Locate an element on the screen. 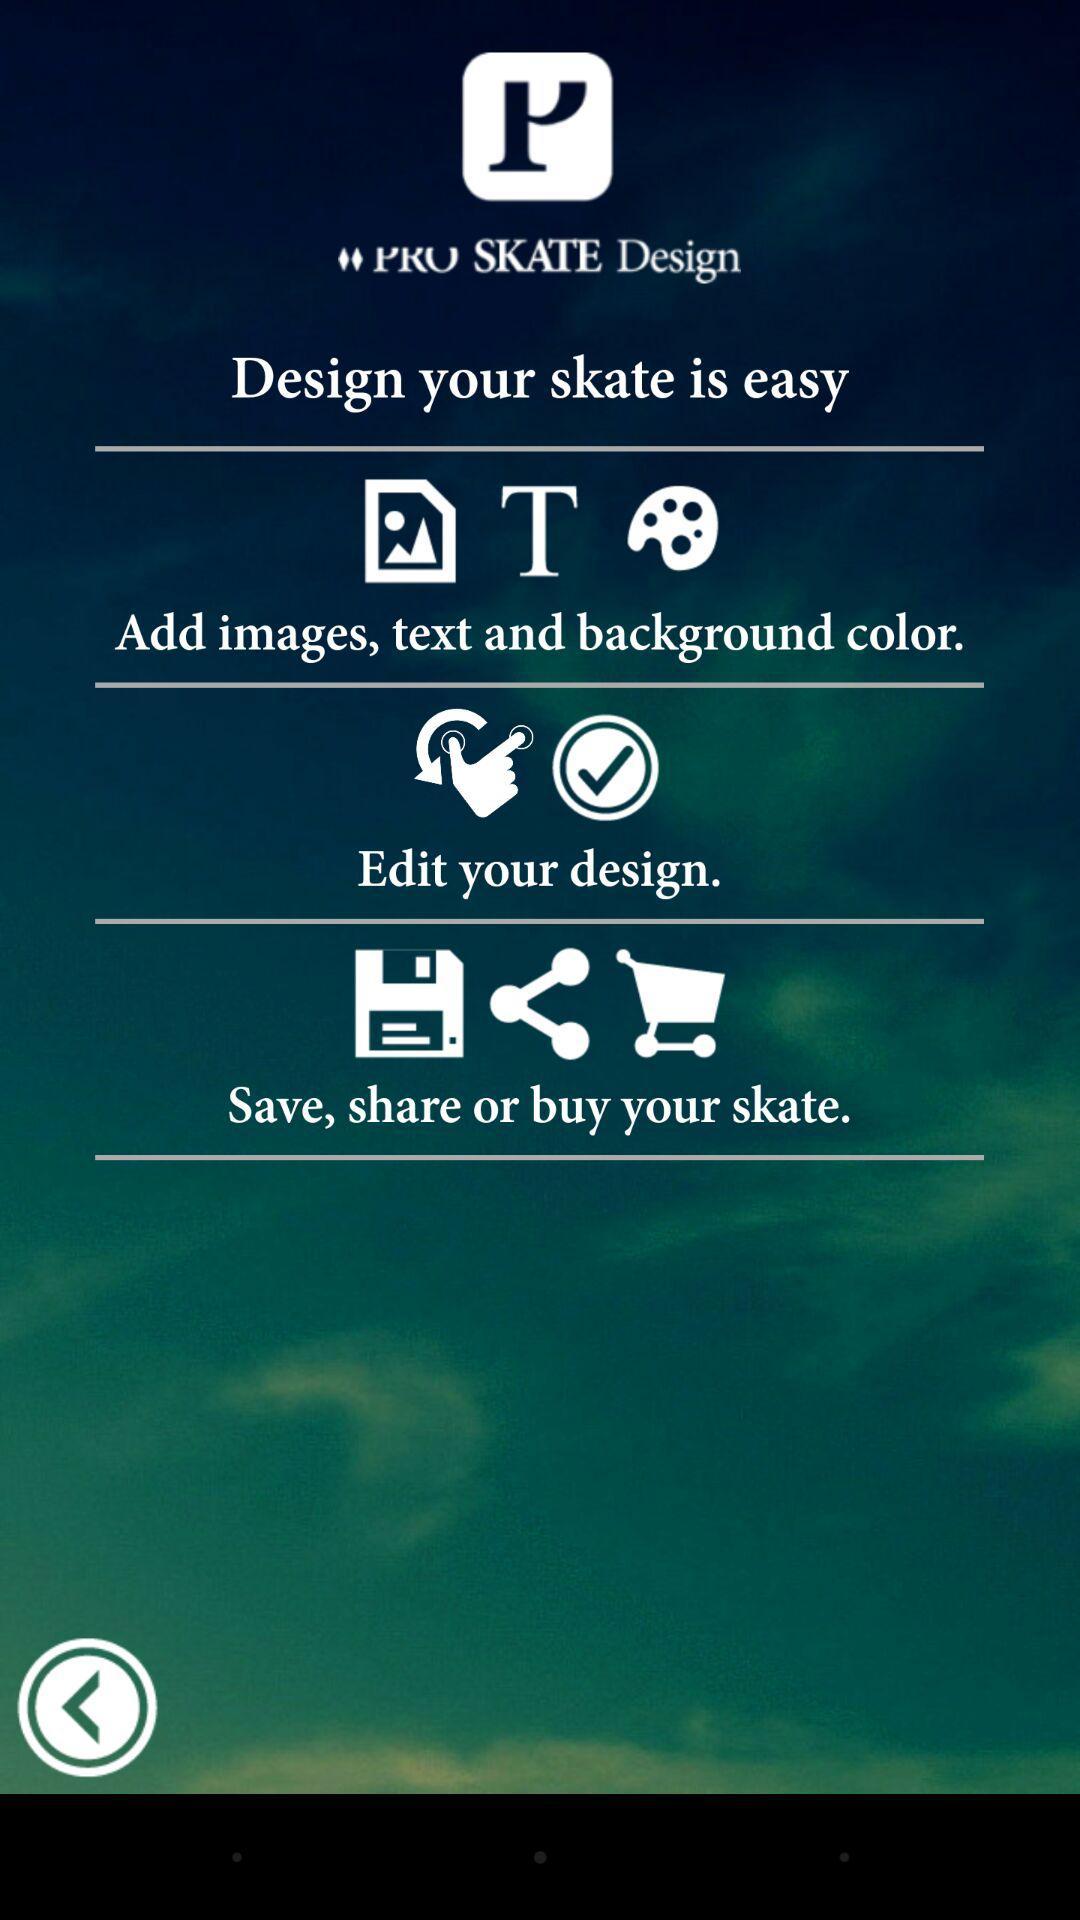 This screenshot has width=1080, height=1920. go back is located at coordinates (86, 1705).